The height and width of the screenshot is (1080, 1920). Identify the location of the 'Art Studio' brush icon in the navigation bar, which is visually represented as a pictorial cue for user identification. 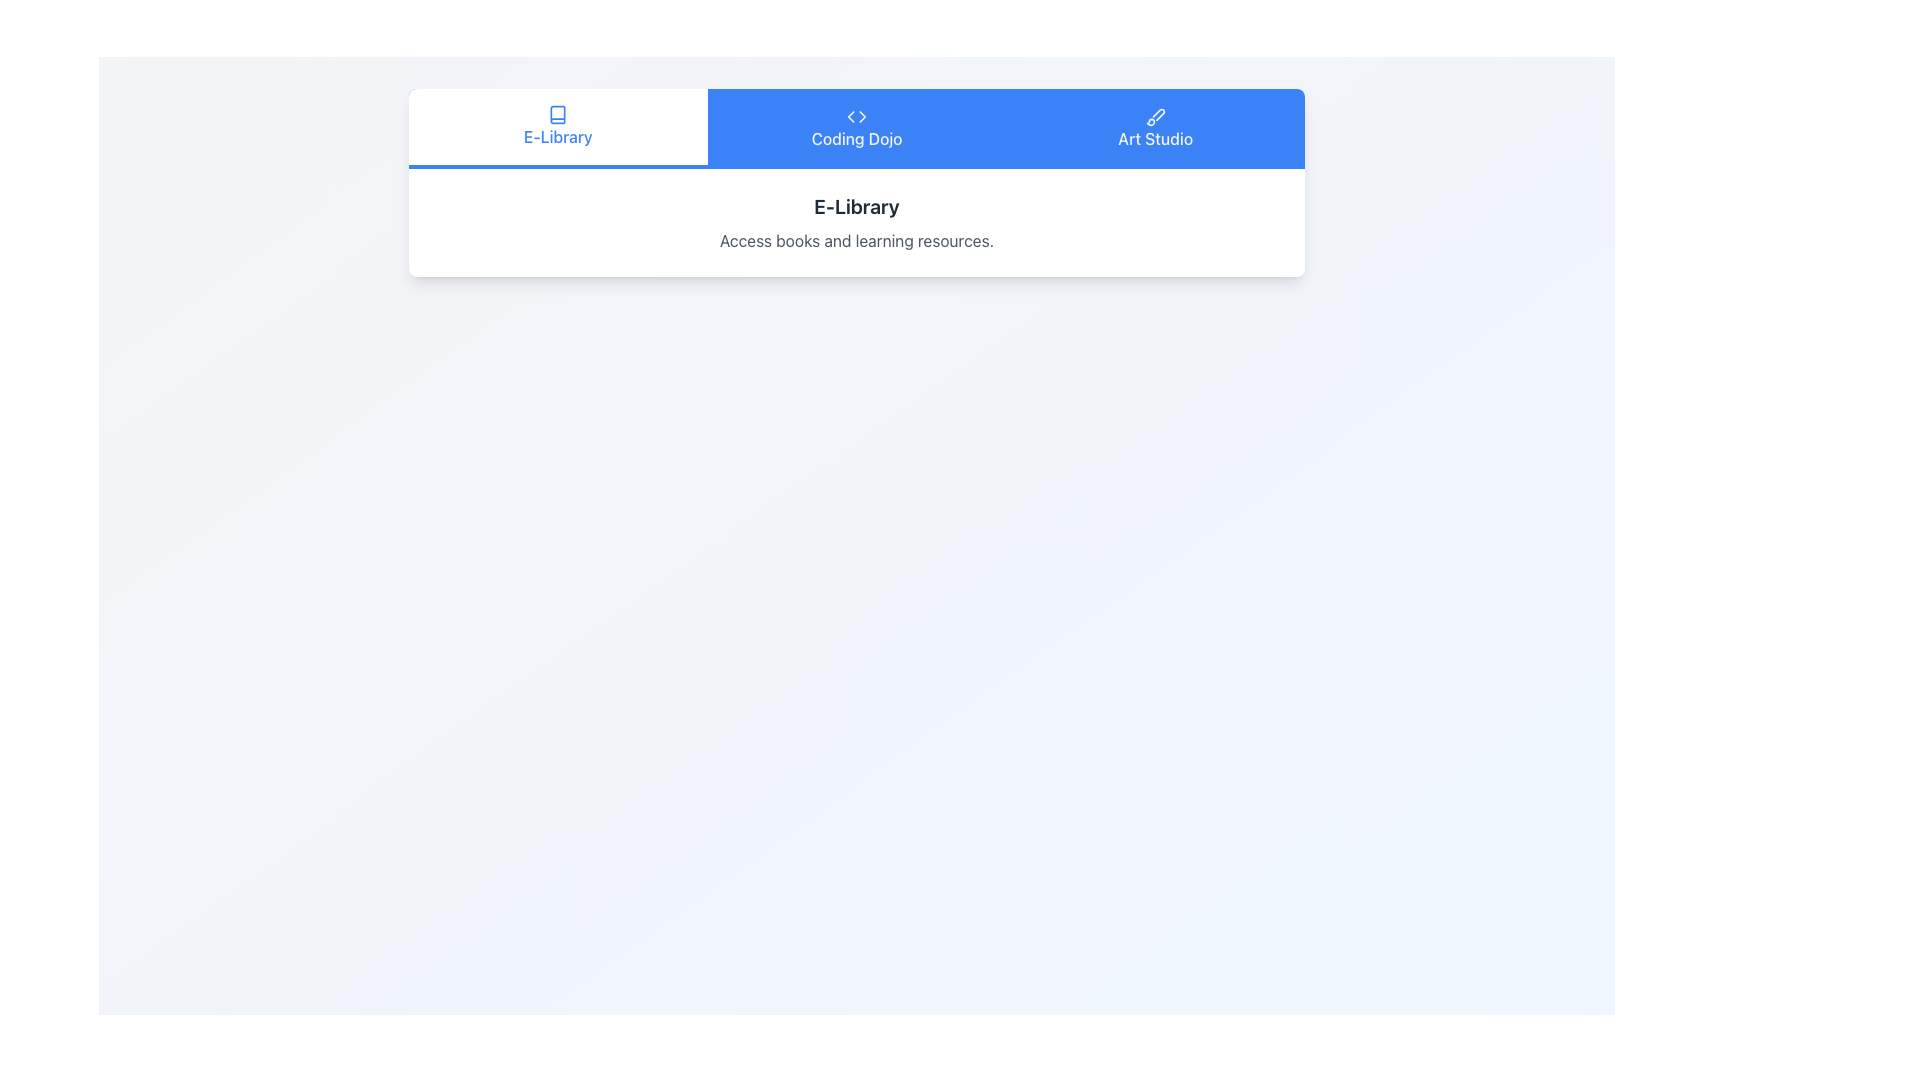
(1155, 116).